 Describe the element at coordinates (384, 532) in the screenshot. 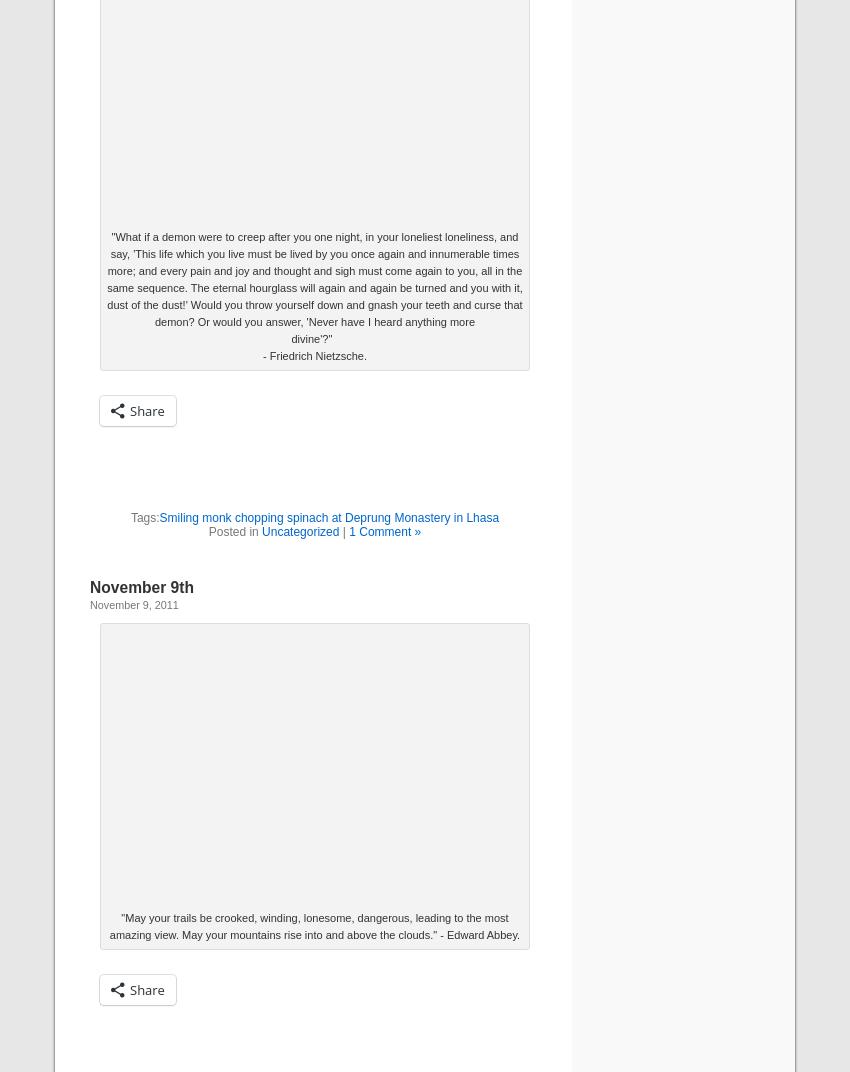

I see `'1 Comment »'` at that location.